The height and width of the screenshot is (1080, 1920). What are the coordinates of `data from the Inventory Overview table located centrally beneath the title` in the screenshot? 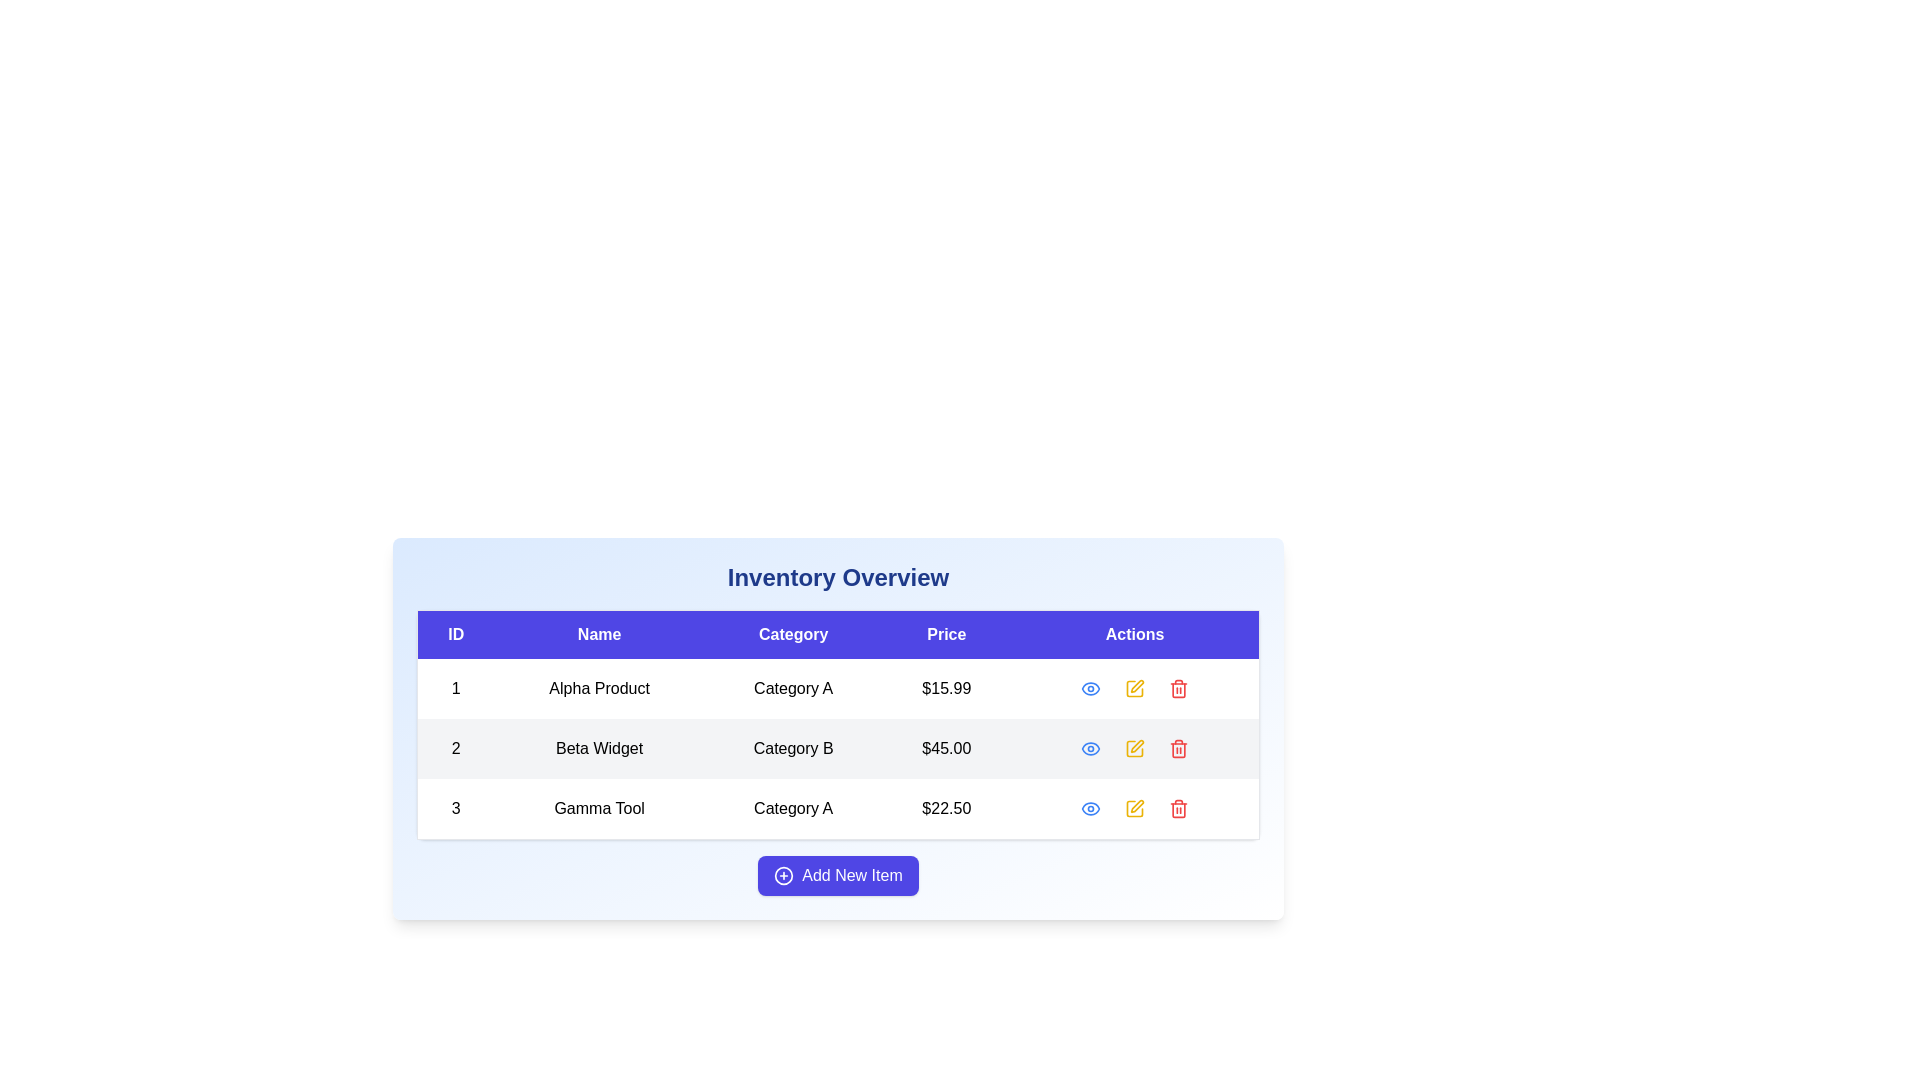 It's located at (838, 725).